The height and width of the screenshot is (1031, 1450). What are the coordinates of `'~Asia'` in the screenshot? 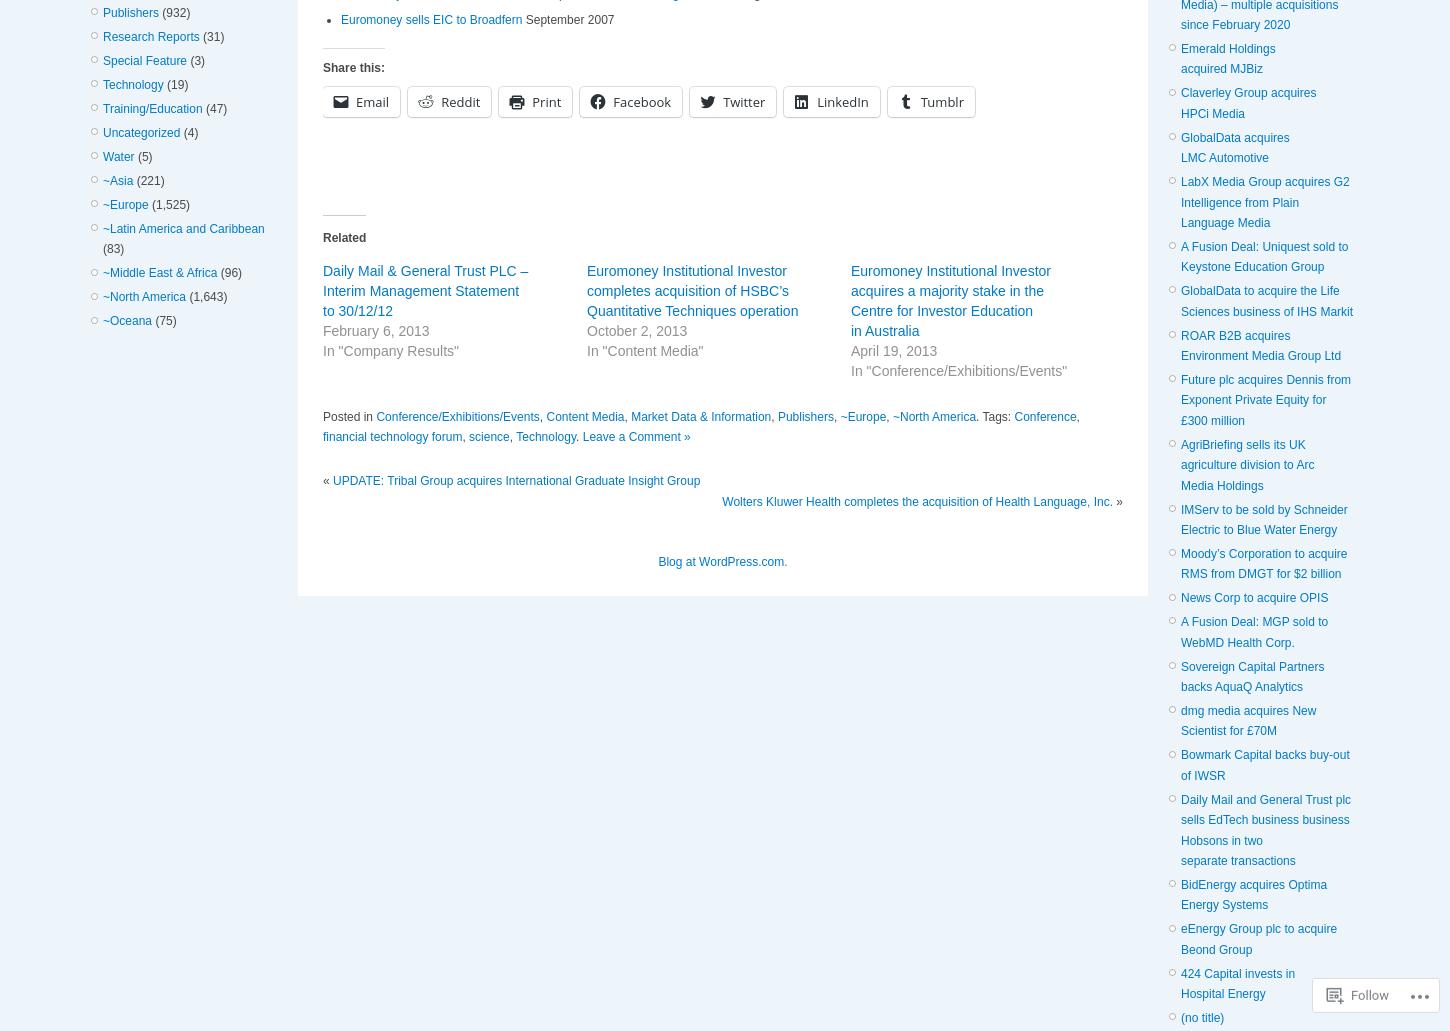 It's located at (118, 180).